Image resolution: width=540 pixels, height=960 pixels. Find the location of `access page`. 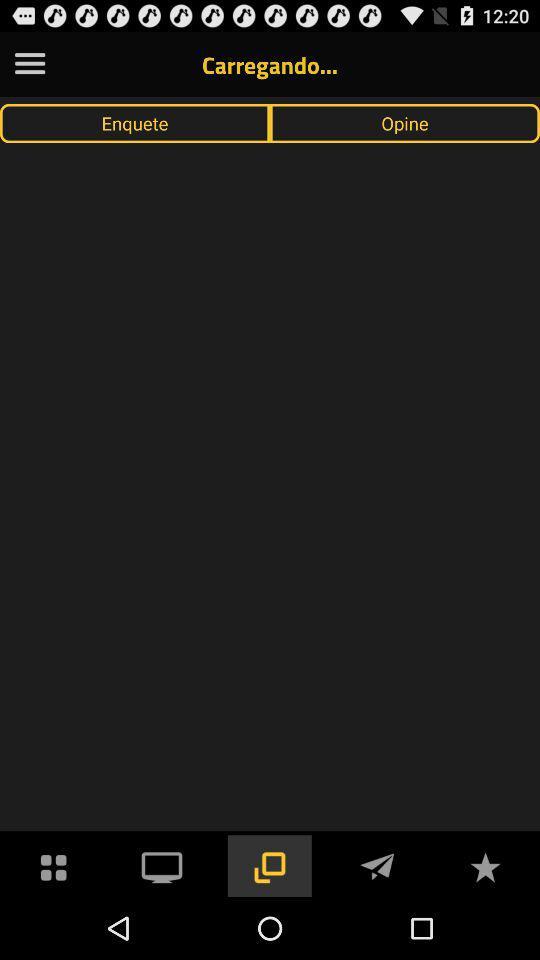

access page is located at coordinates (269, 864).